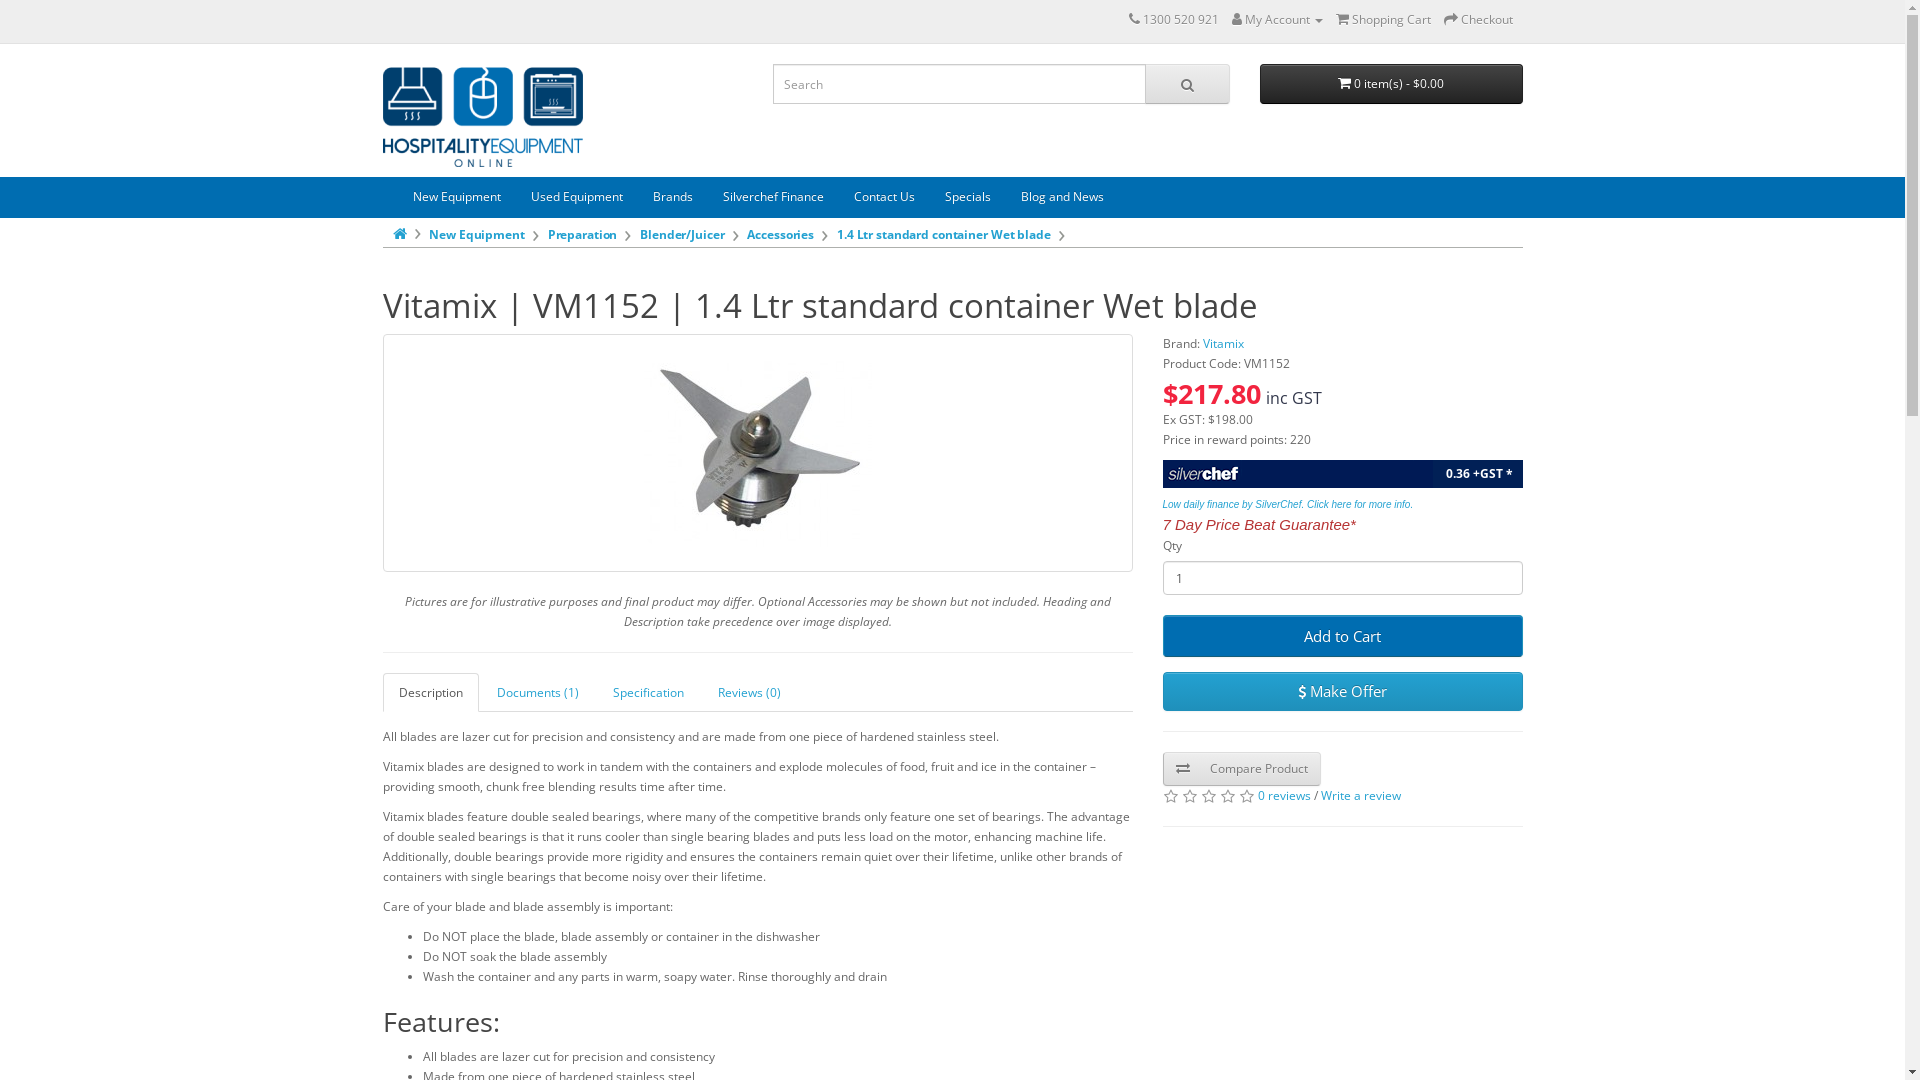  I want to click on 'Brands', so click(672, 196).